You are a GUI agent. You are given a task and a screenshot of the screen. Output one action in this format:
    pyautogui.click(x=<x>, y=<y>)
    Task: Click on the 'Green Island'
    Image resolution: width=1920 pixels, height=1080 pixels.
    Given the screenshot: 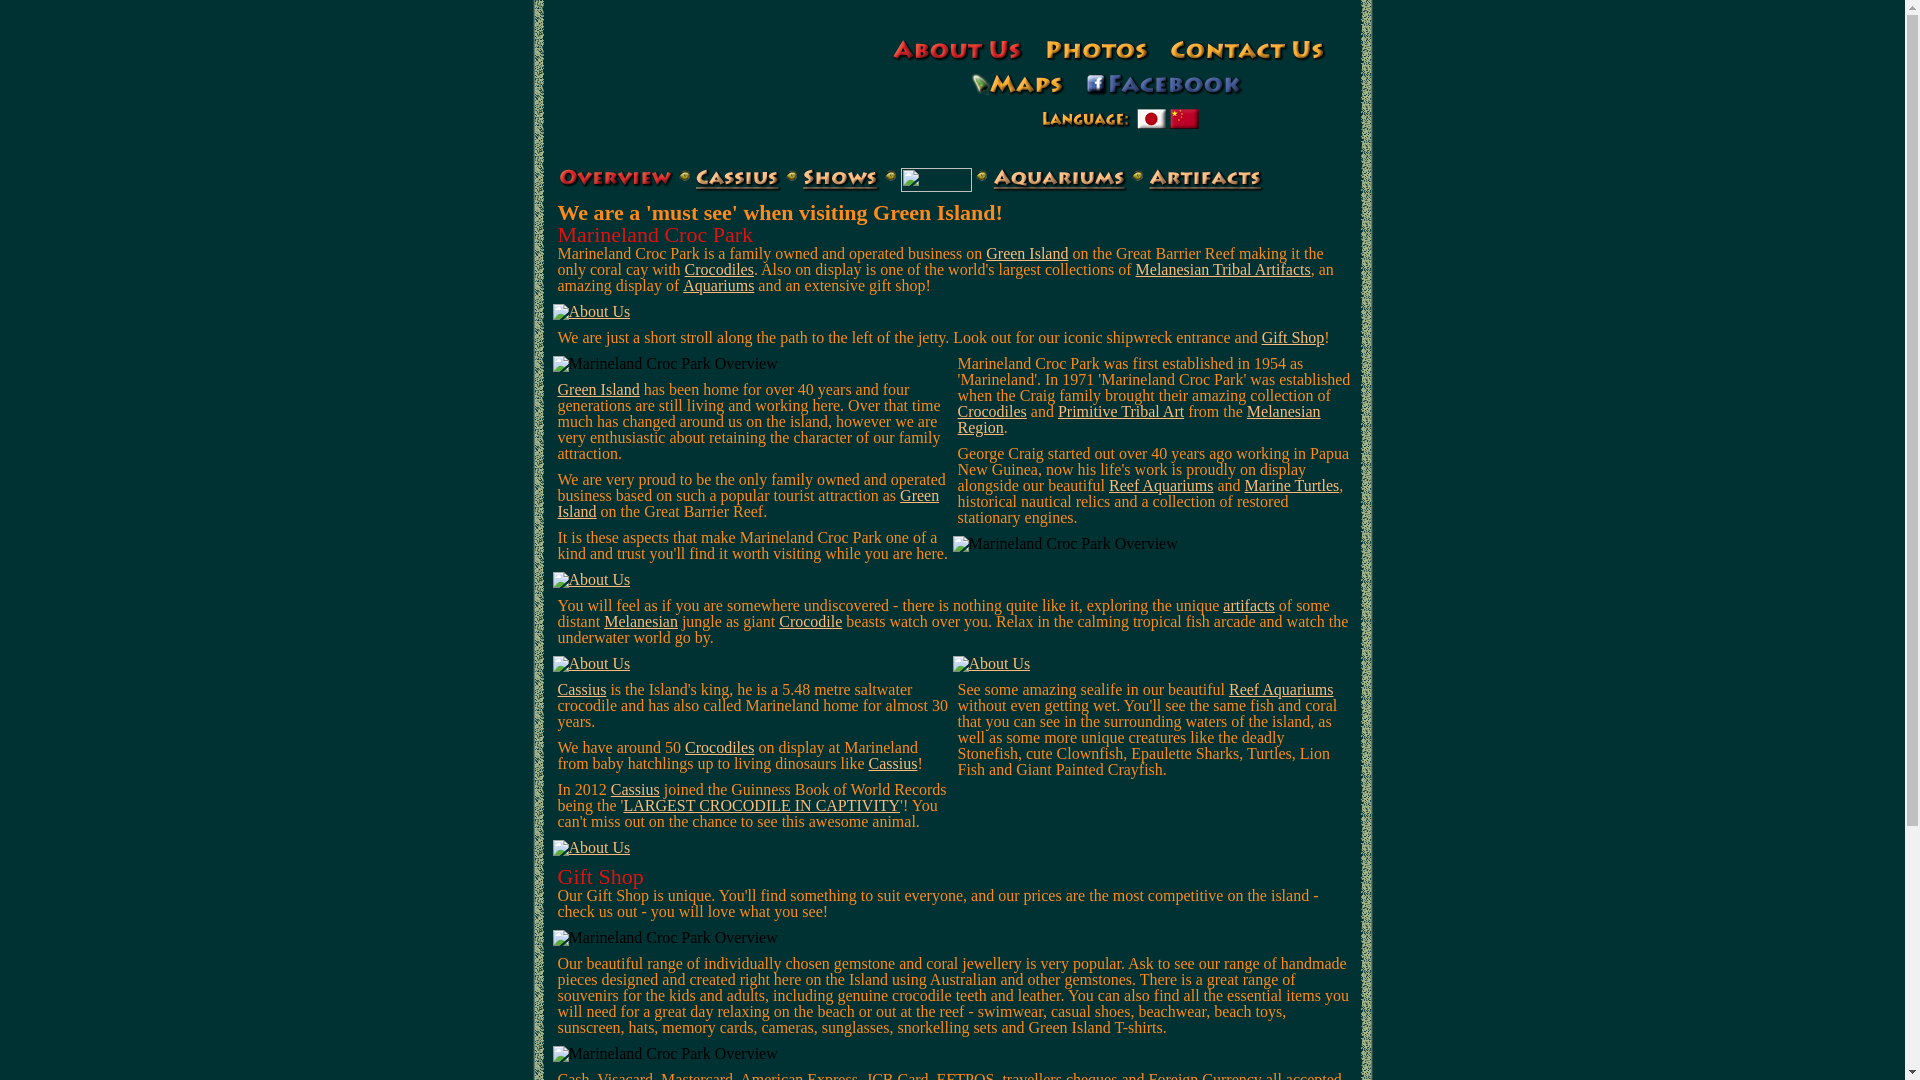 What is the action you would take?
    pyautogui.click(x=598, y=389)
    